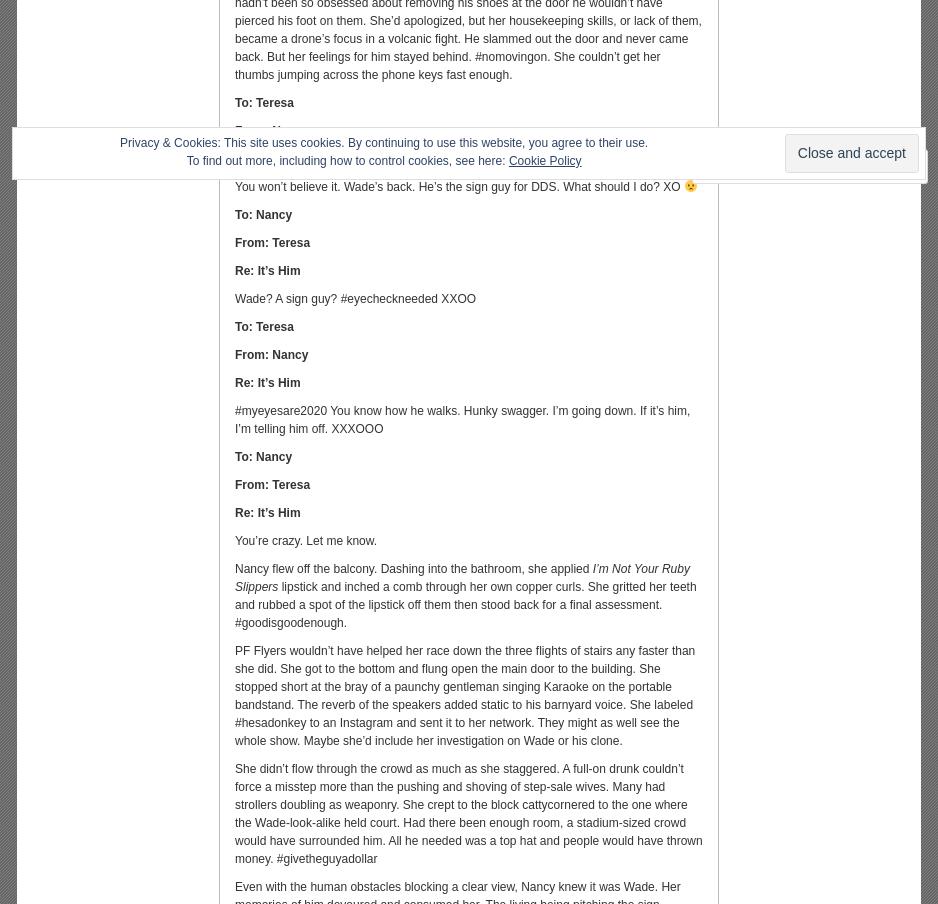 The image size is (938, 904). Describe the element at coordinates (457, 187) in the screenshot. I see `'You won’t believe it. Wade’s back. He’s the sign guy for DDS. What should I do? XO'` at that location.